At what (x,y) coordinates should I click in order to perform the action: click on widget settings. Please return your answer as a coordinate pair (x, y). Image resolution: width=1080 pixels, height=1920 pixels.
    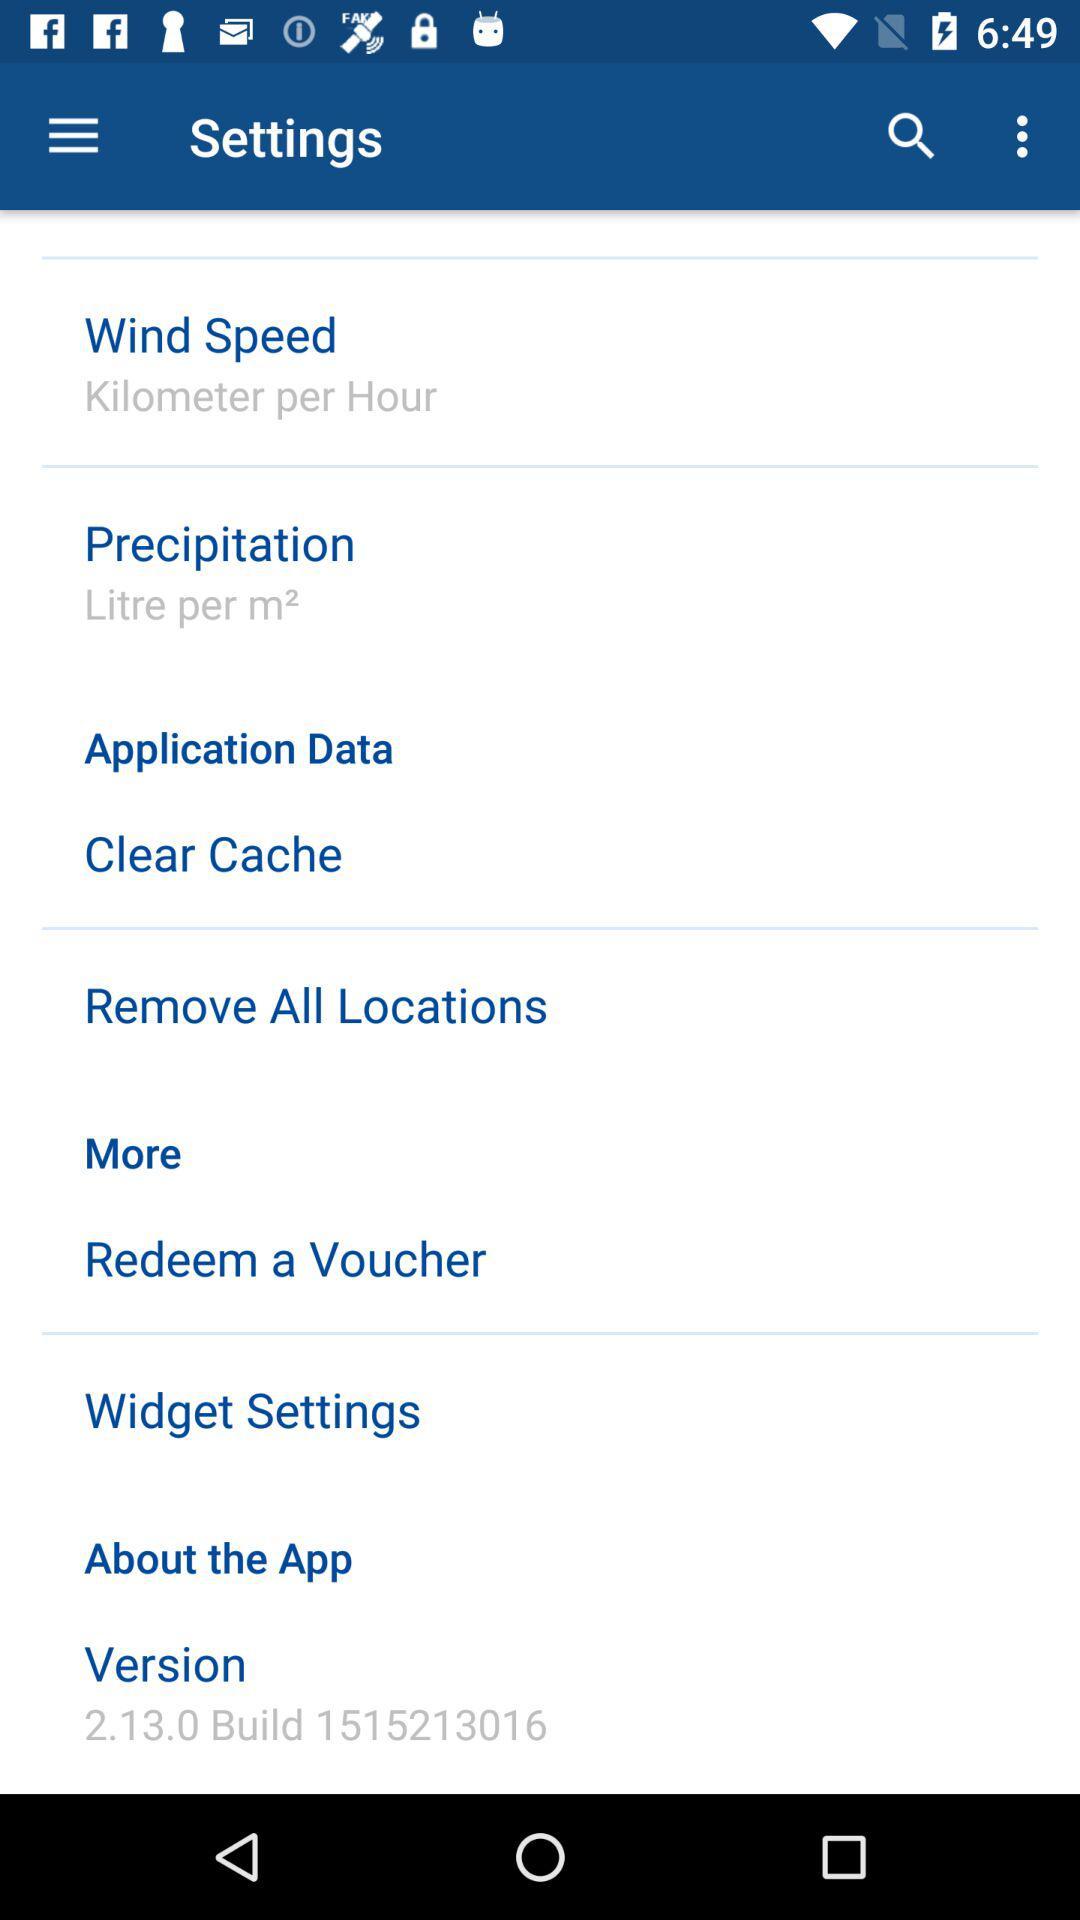
    Looking at the image, I should click on (251, 1408).